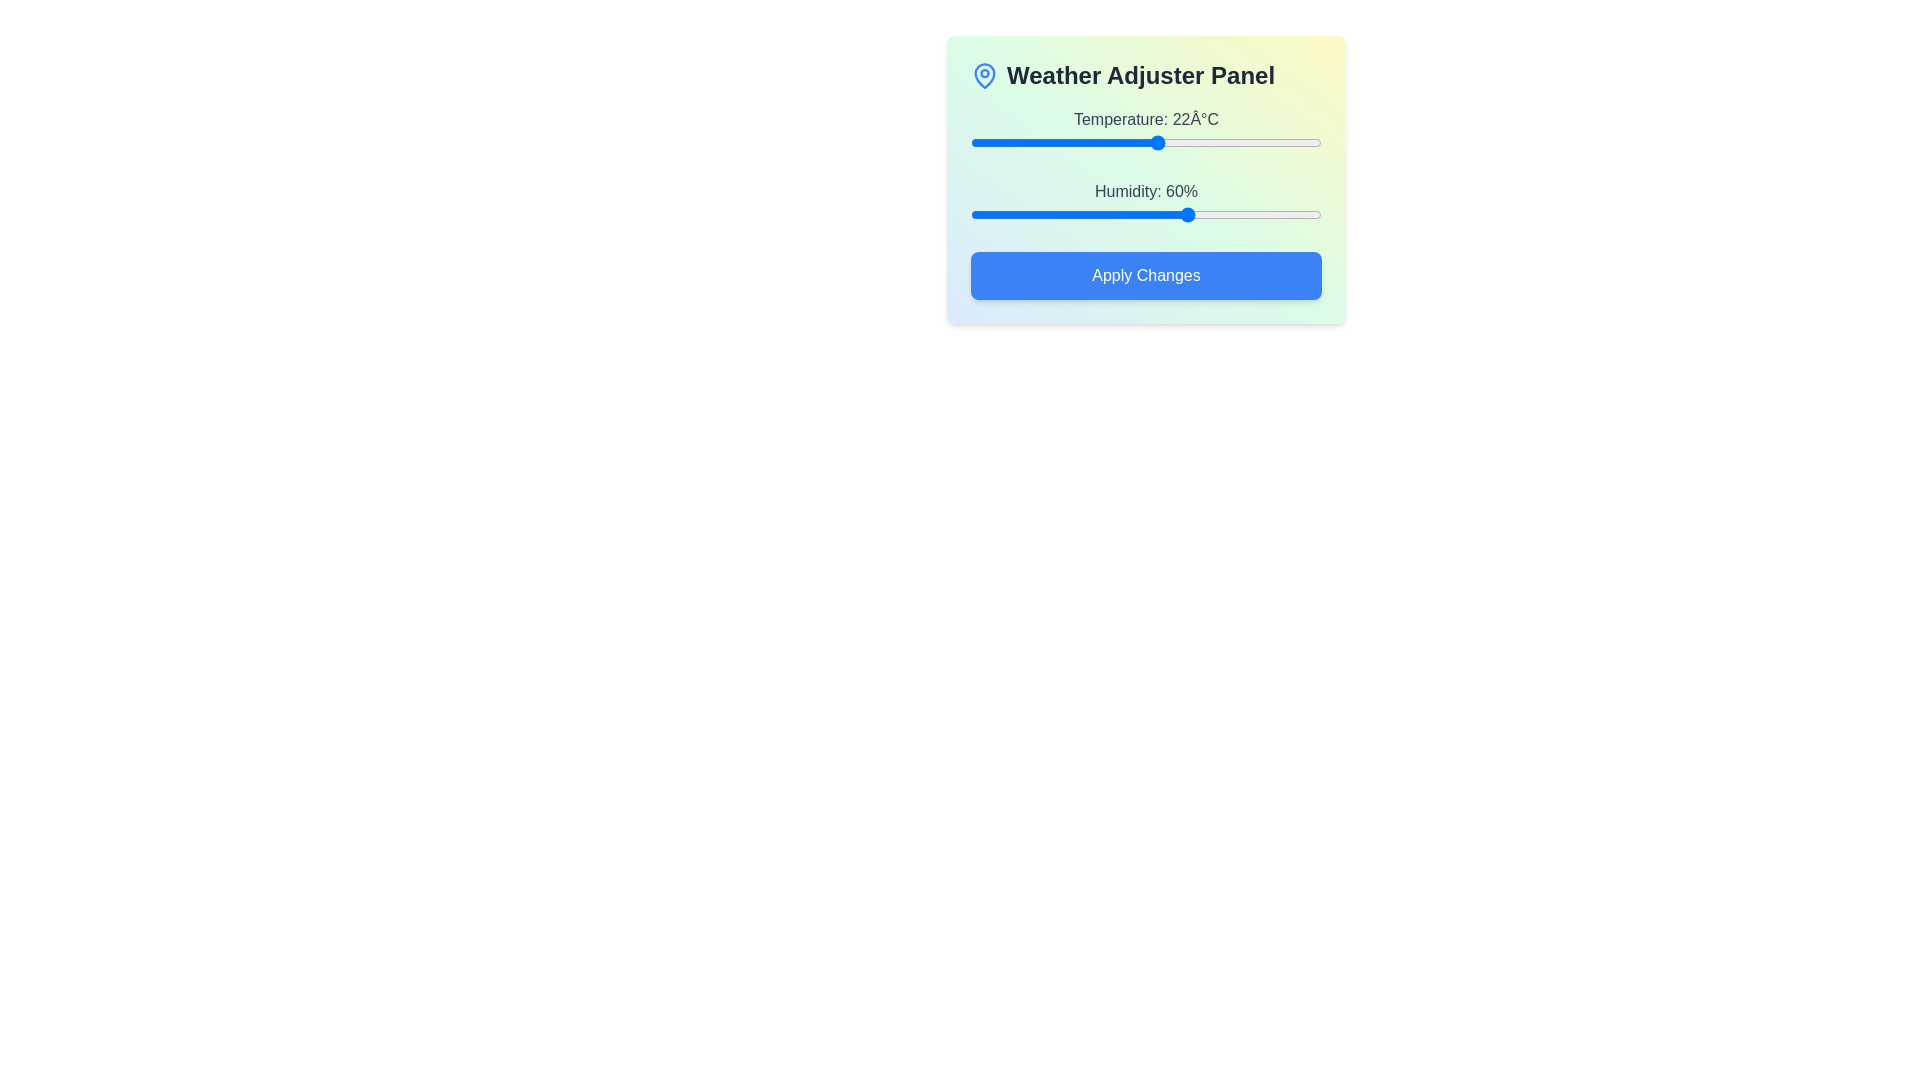  What do you see at coordinates (1075, 215) in the screenshot?
I see `the humidity slider to 34%` at bounding box center [1075, 215].